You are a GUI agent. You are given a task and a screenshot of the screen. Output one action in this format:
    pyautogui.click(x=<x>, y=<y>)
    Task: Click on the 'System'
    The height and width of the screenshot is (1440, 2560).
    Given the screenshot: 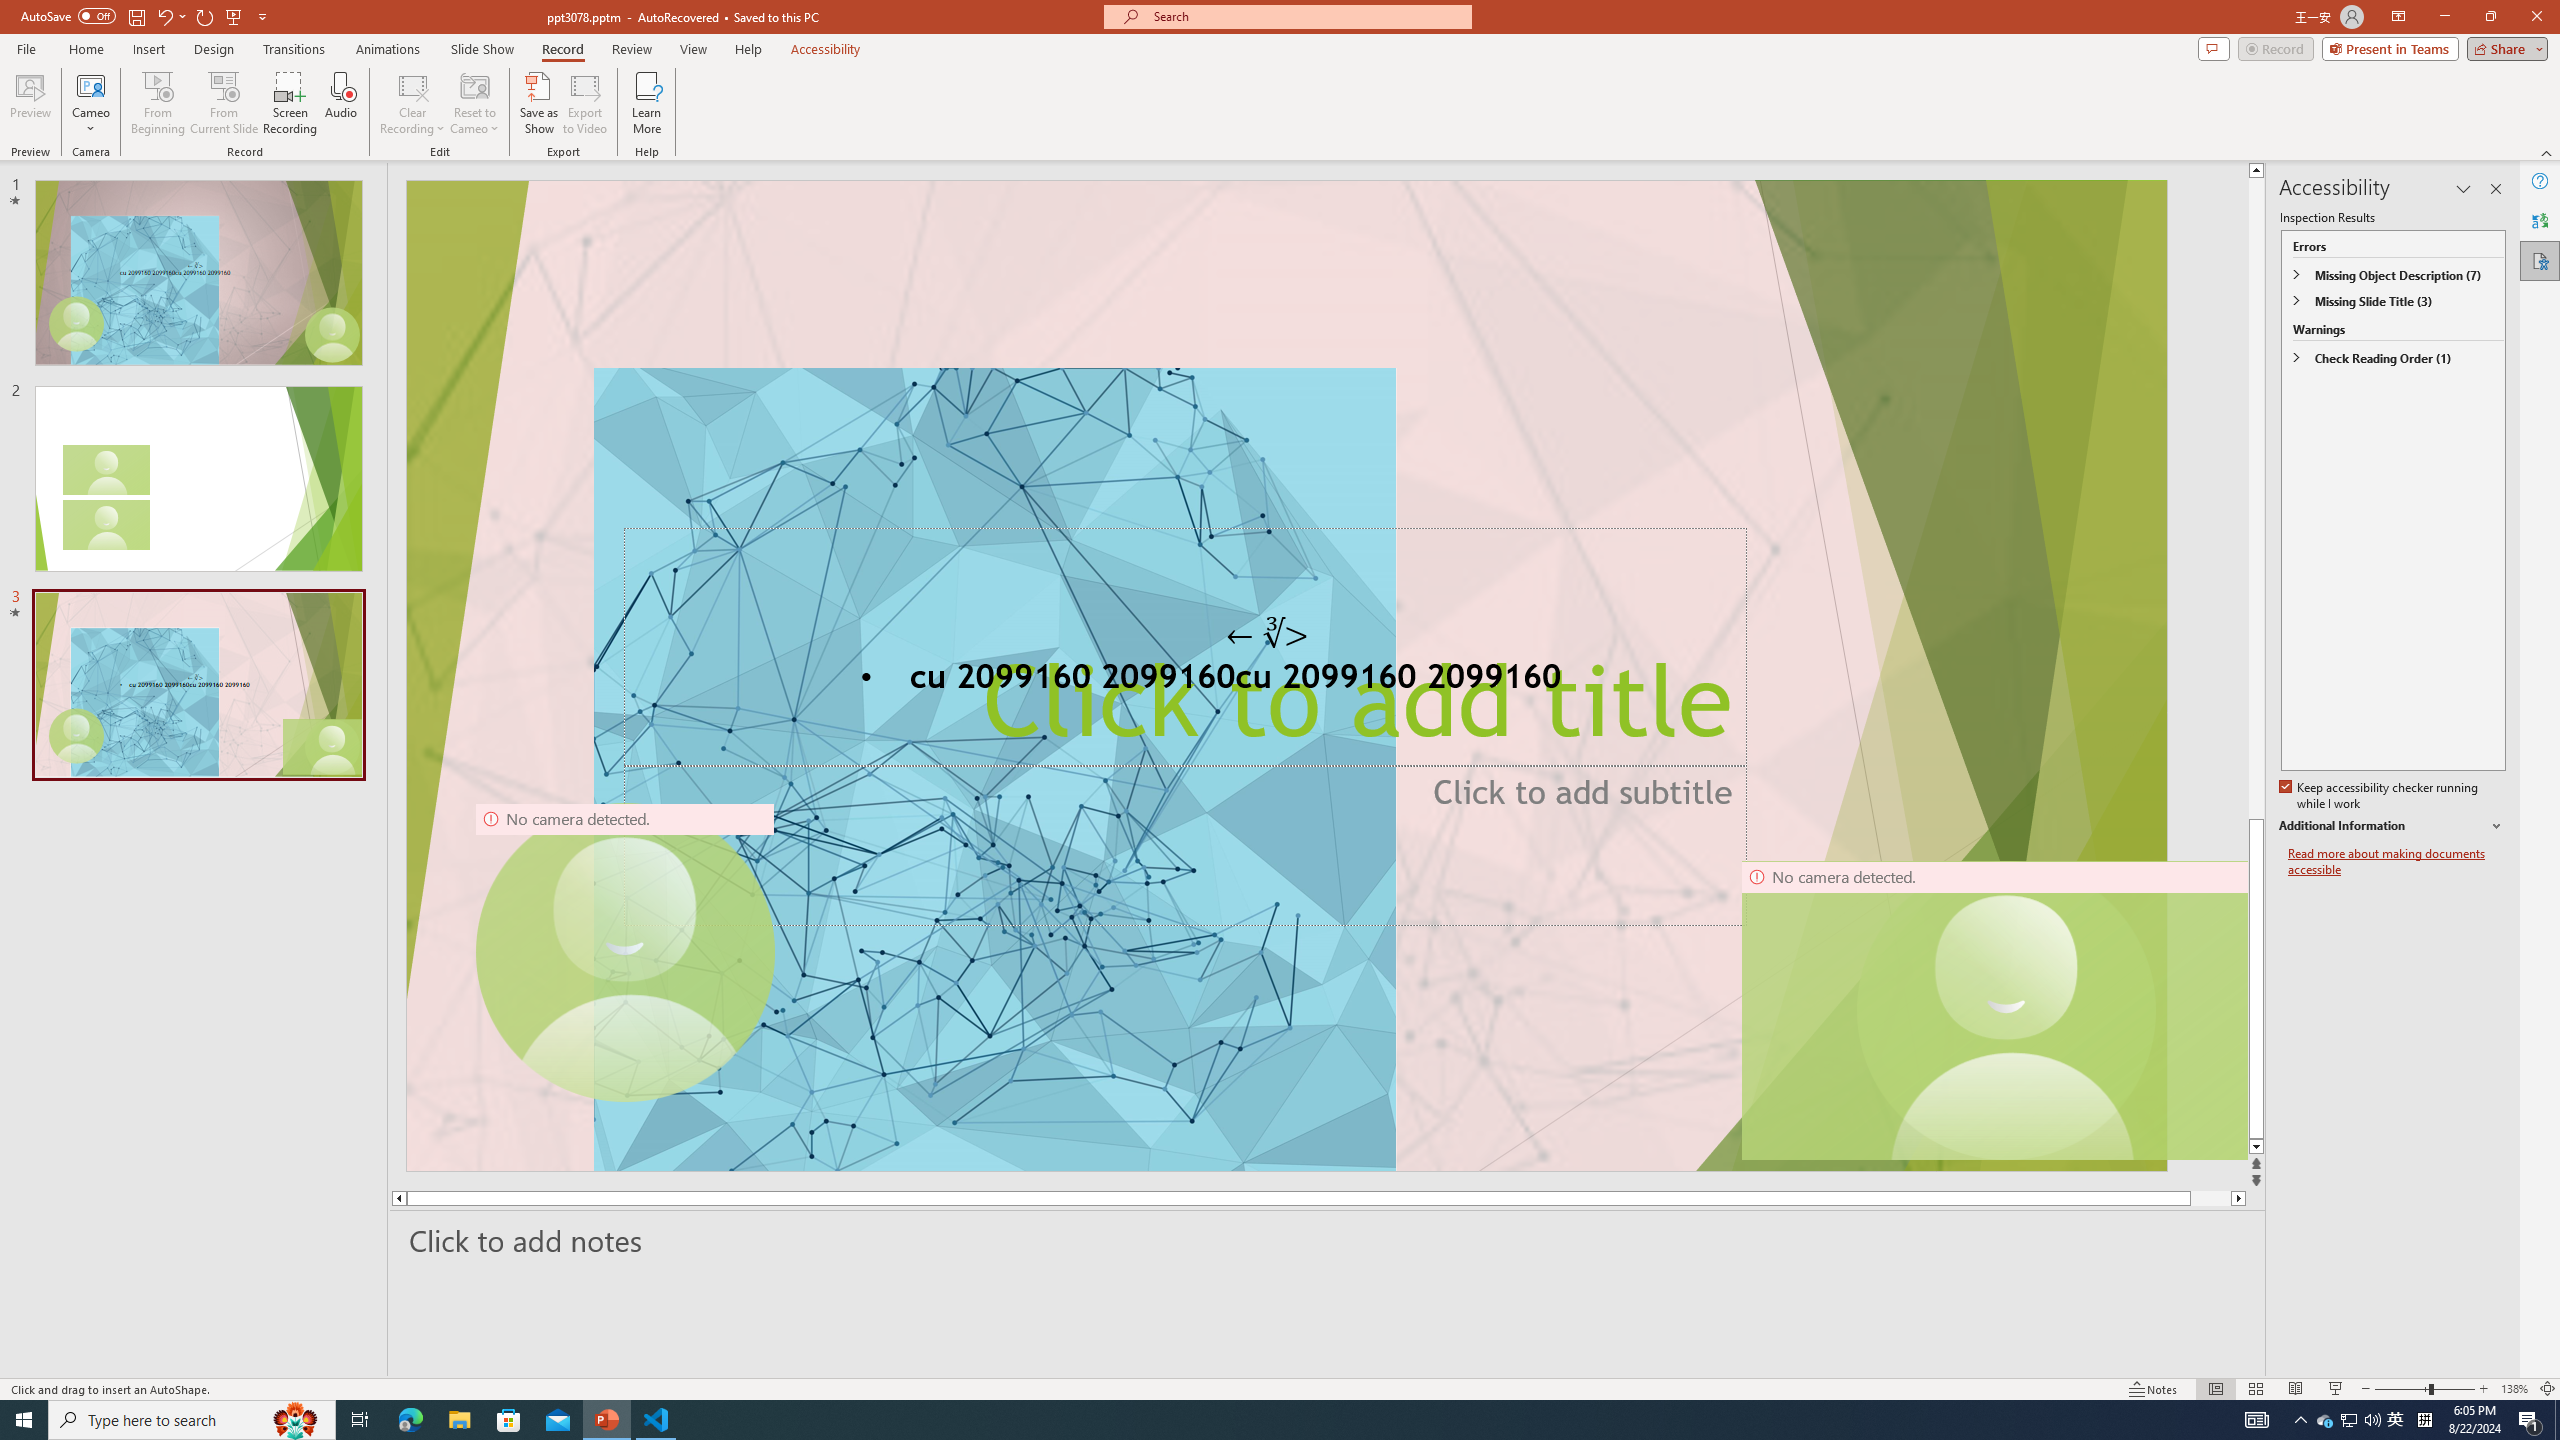 What is the action you would take?
    pyautogui.click(x=11, y=9)
    